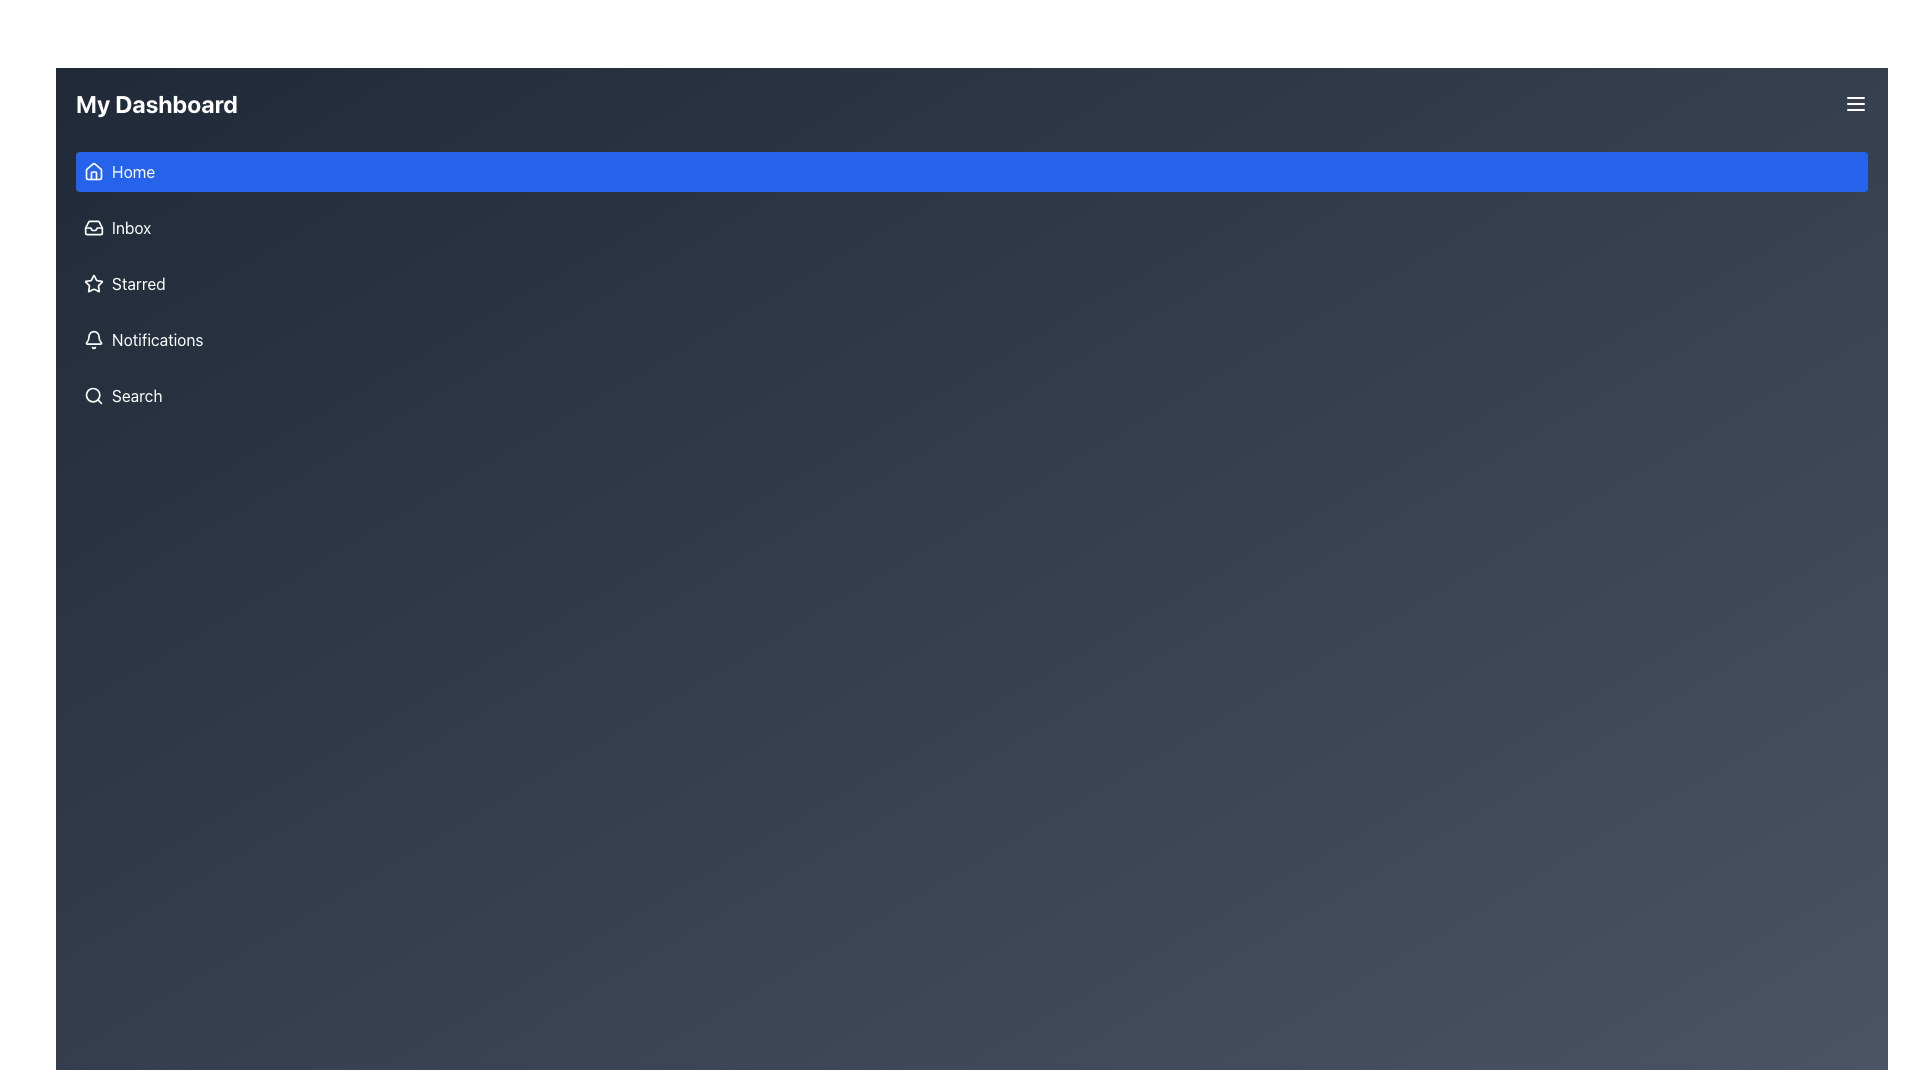  I want to click on the 'Starred' icon in the vertical navigation menu, which indicates a feature related to starred or favorite items, located to the left of the 'Starred' text label, so click(93, 284).